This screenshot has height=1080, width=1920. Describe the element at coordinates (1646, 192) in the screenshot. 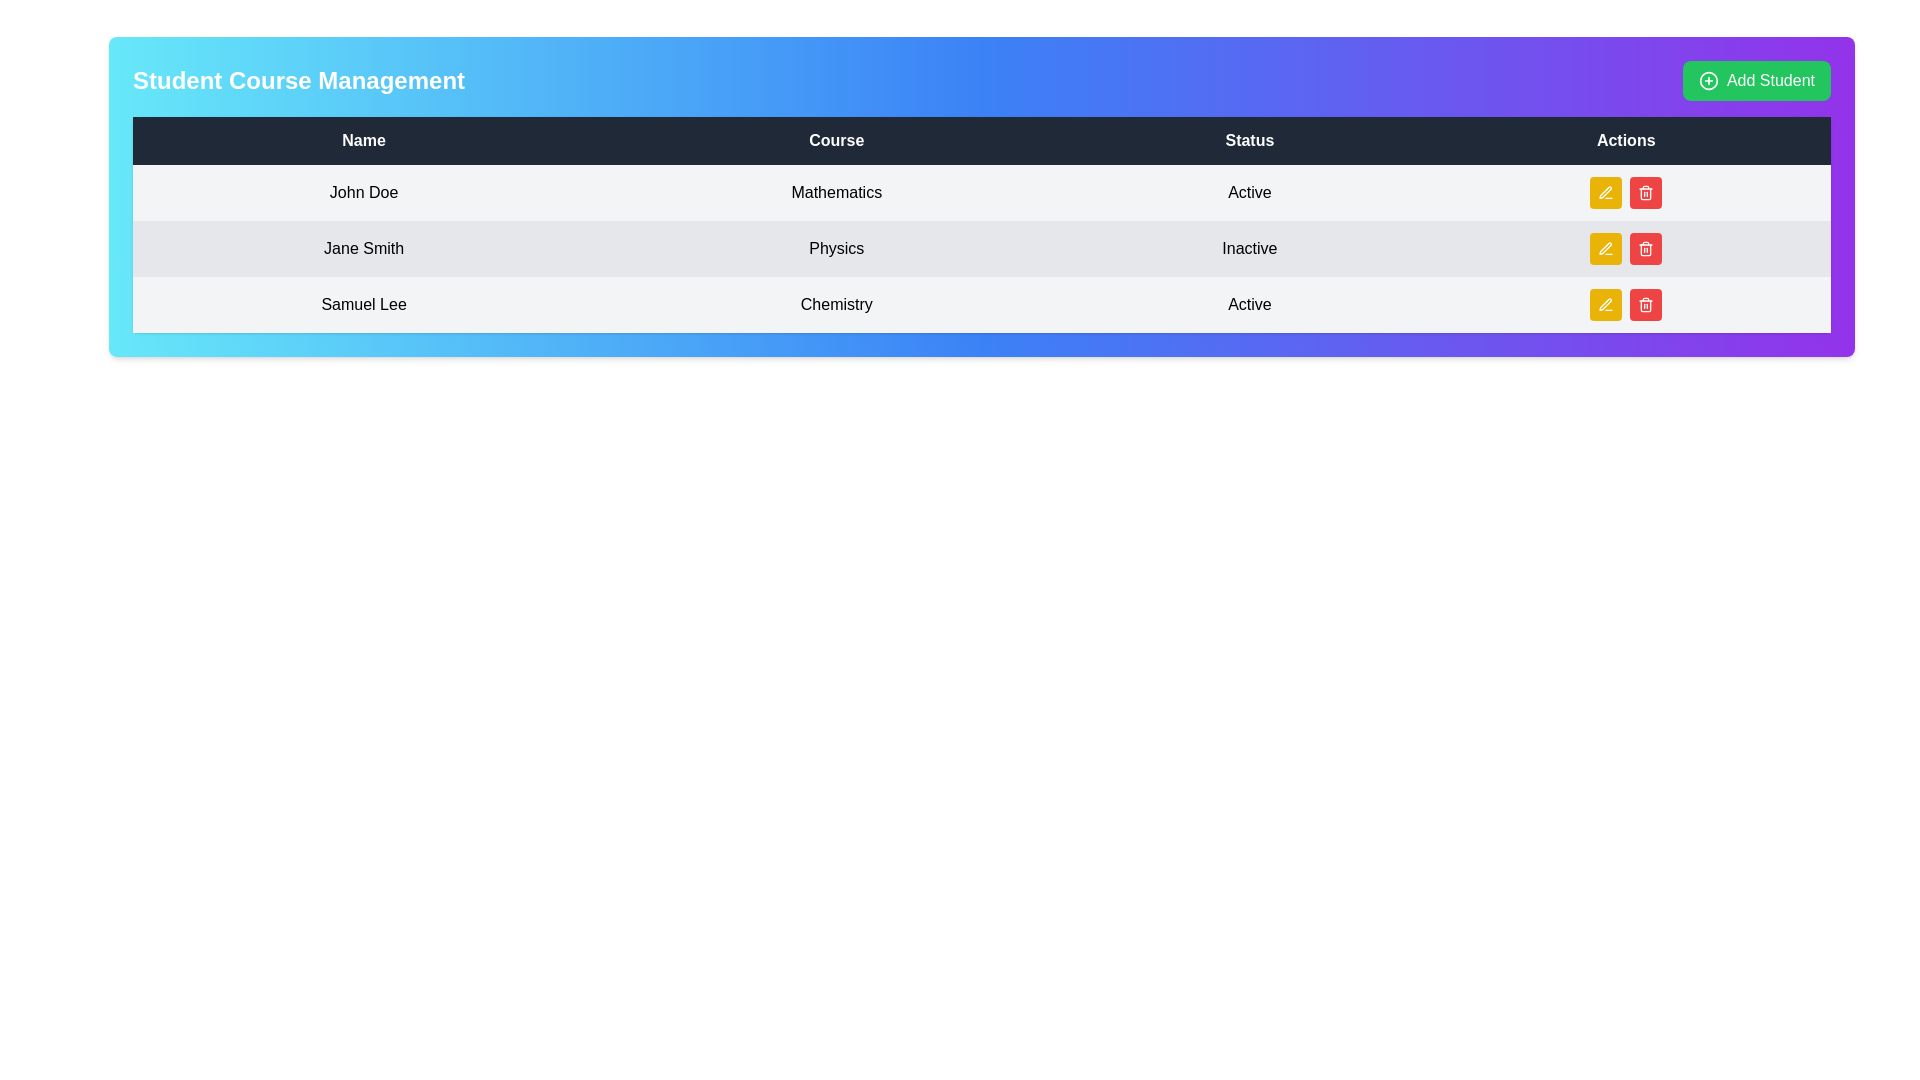

I see `the trash can icon button located in the third row under the 'Actions' column in the table` at that location.